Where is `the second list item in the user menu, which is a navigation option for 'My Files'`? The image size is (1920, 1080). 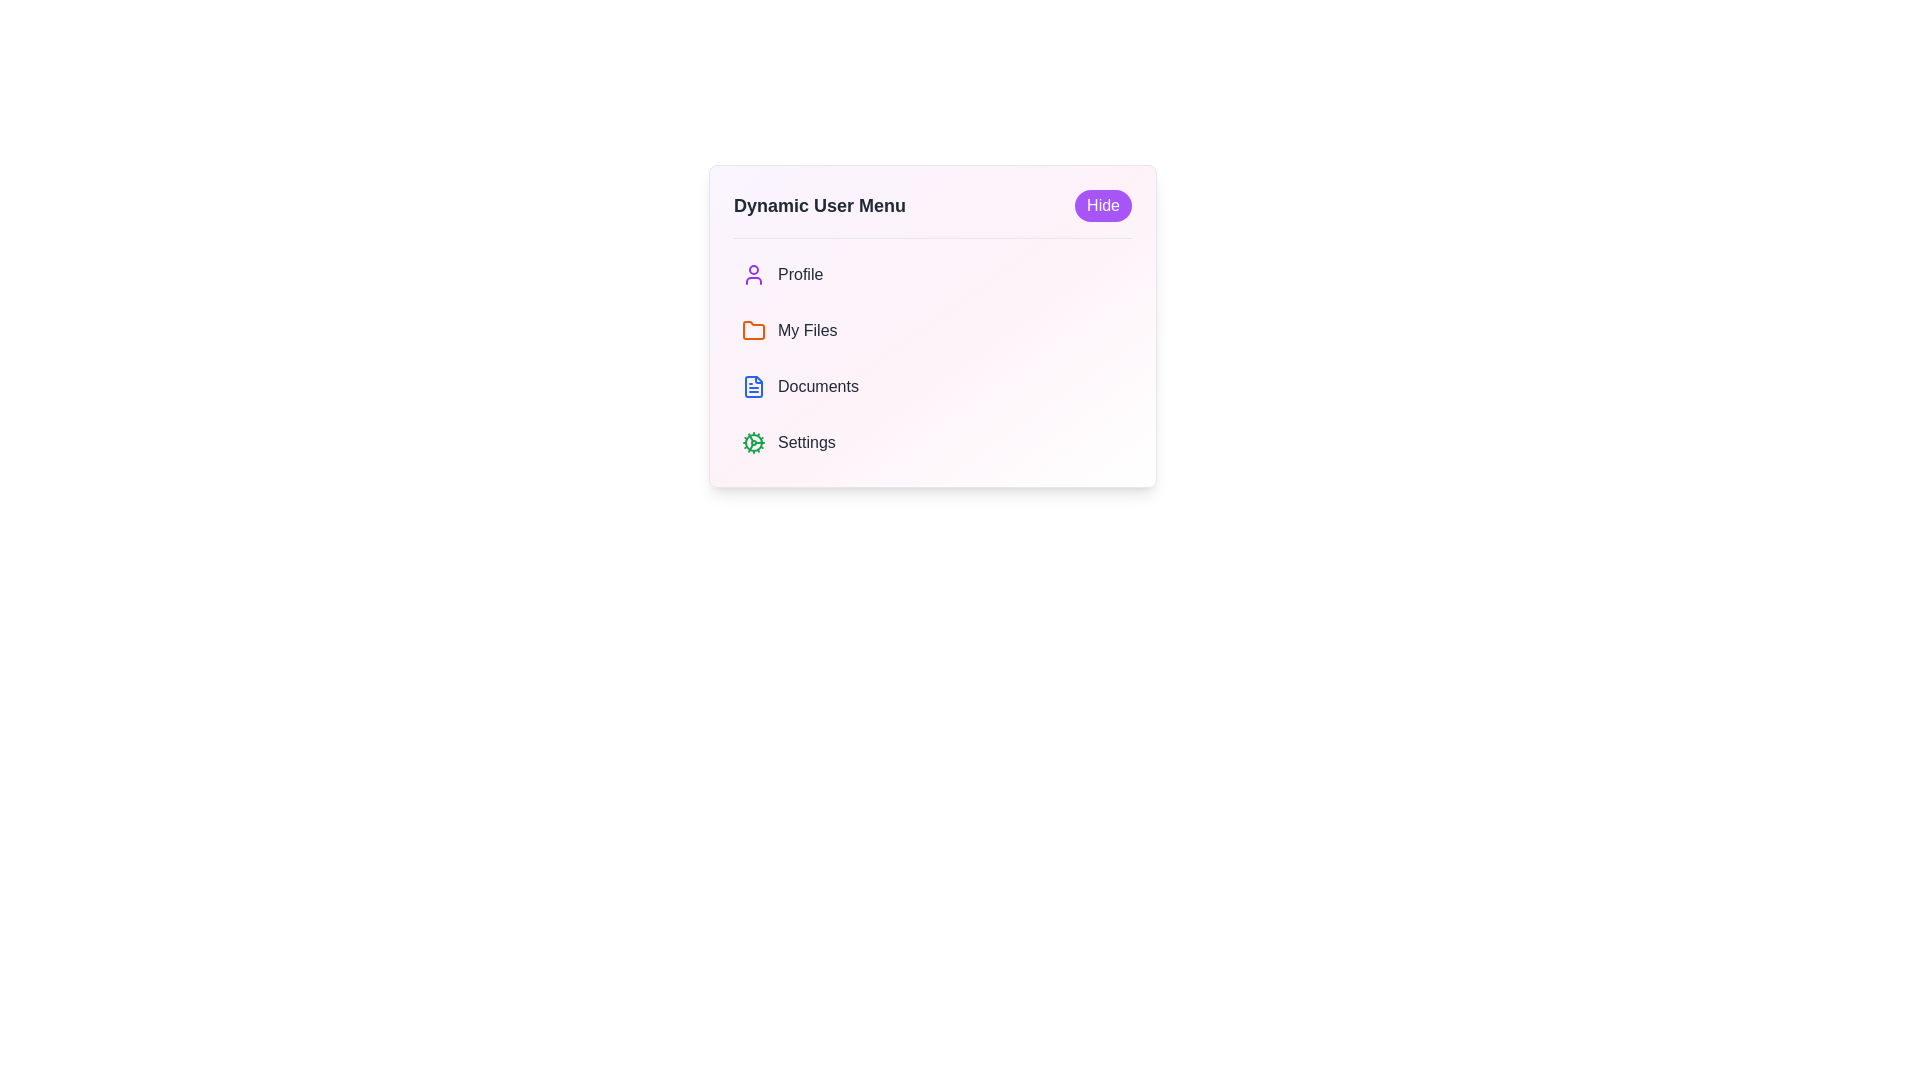 the second list item in the user menu, which is a navigation option for 'My Files' is located at coordinates (931, 330).